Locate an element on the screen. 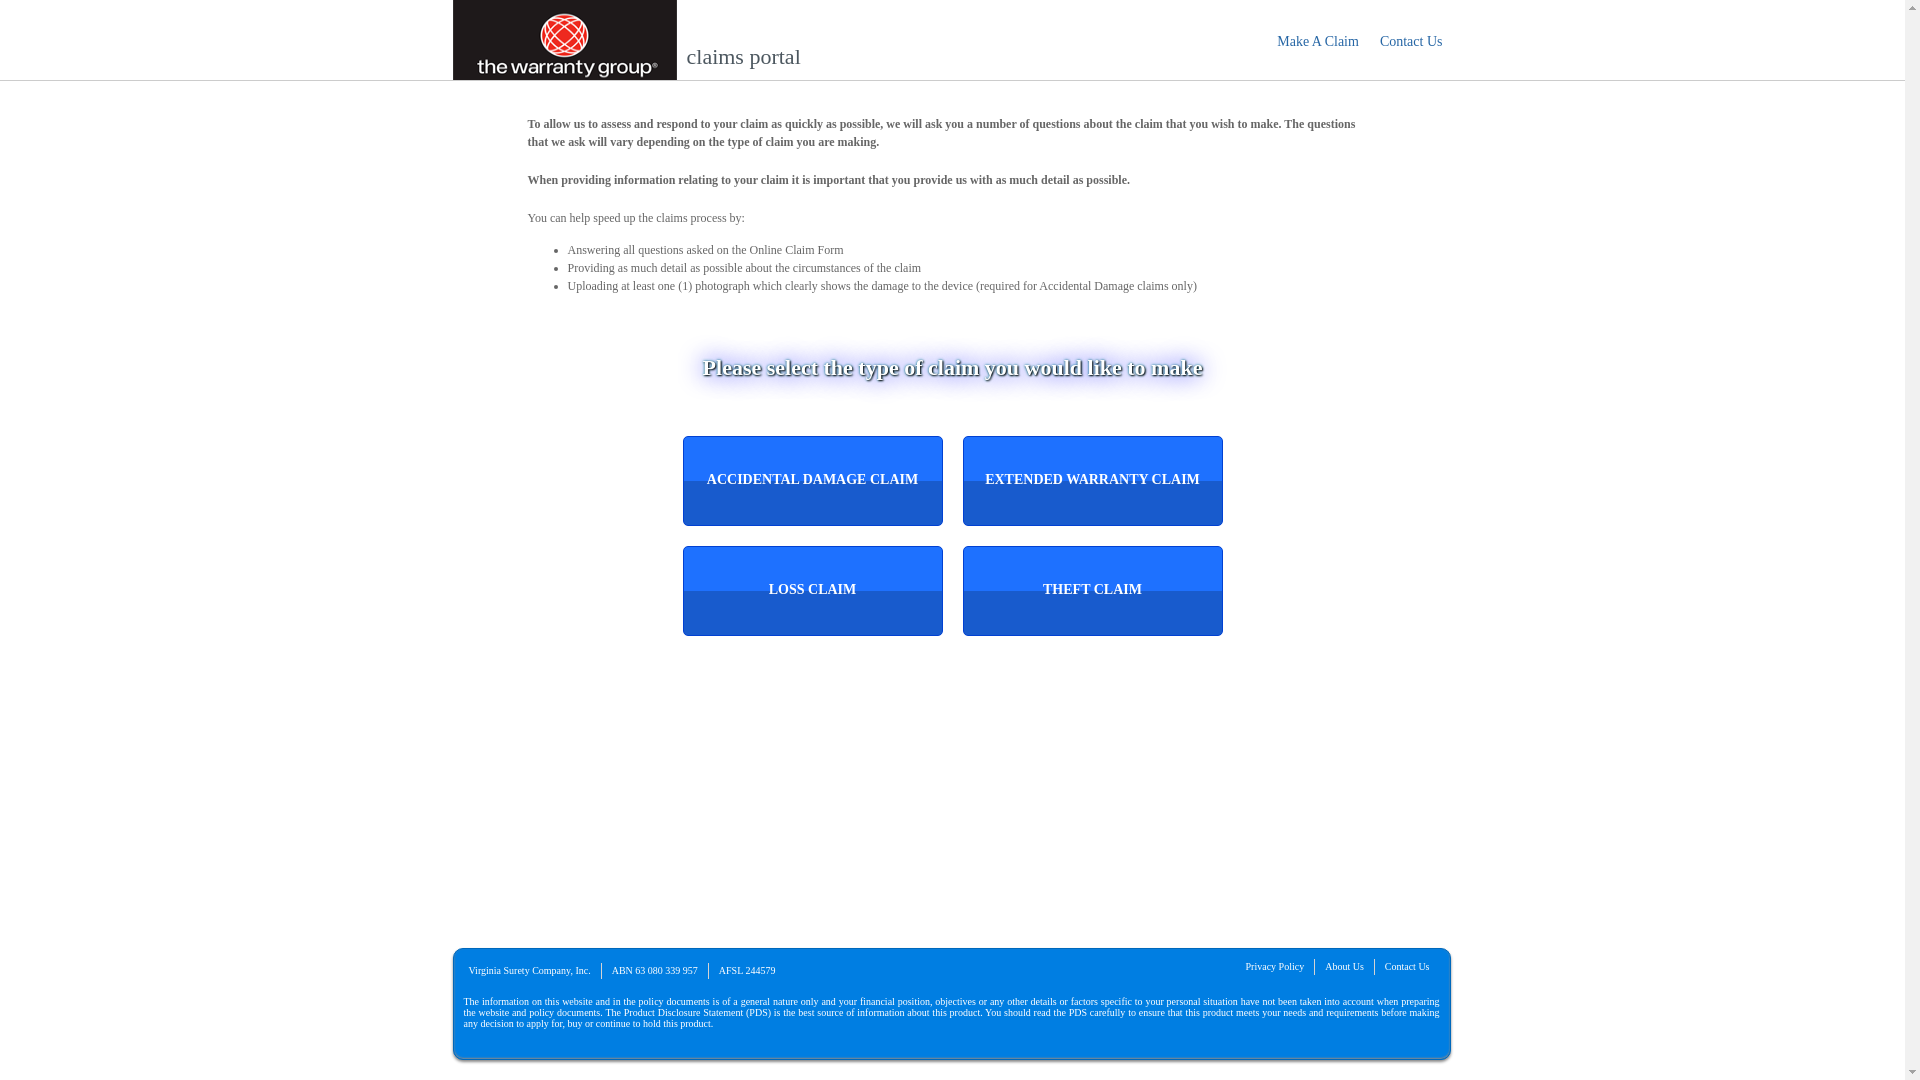 The width and height of the screenshot is (1920, 1080). 'About Us' is located at coordinates (1344, 965).